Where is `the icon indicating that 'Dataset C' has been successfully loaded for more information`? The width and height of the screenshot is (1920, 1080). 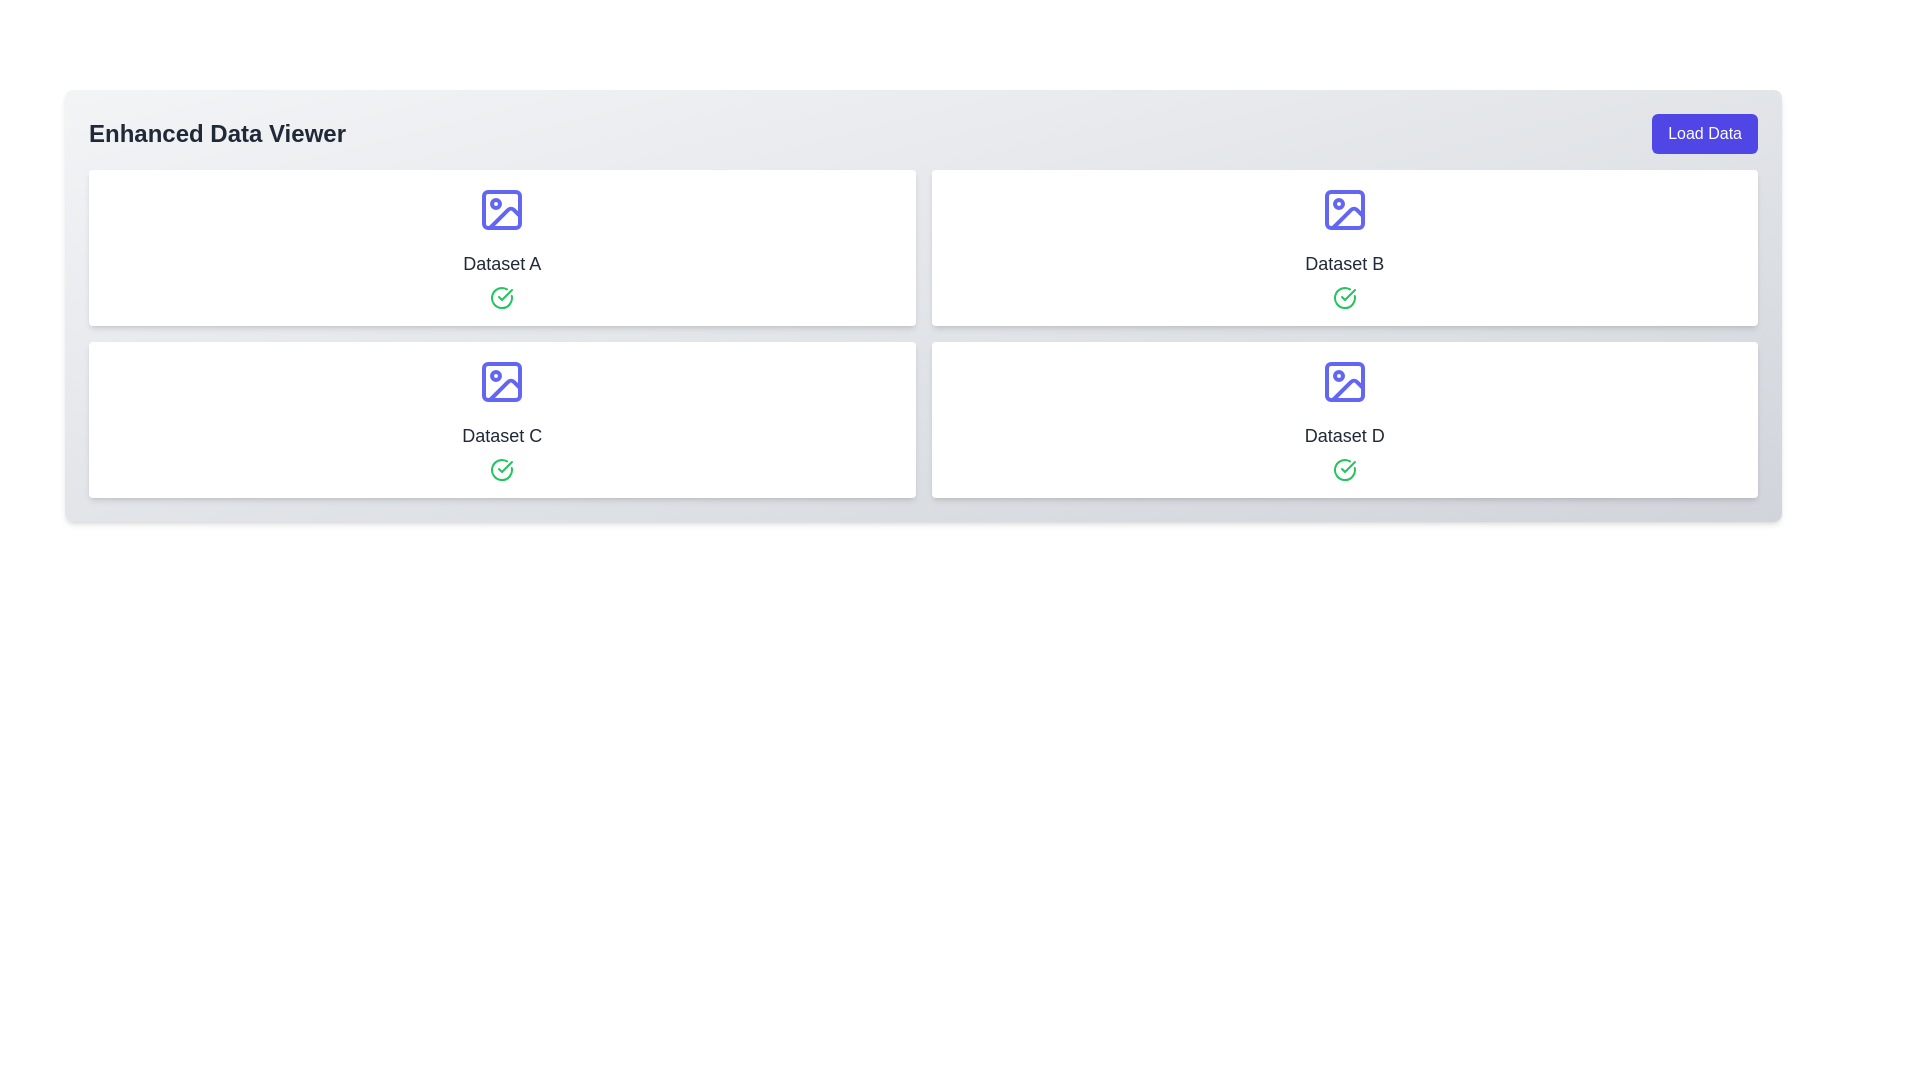
the icon indicating that 'Dataset C' has been successfully loaded for more information is located at coordinates (502, 470).